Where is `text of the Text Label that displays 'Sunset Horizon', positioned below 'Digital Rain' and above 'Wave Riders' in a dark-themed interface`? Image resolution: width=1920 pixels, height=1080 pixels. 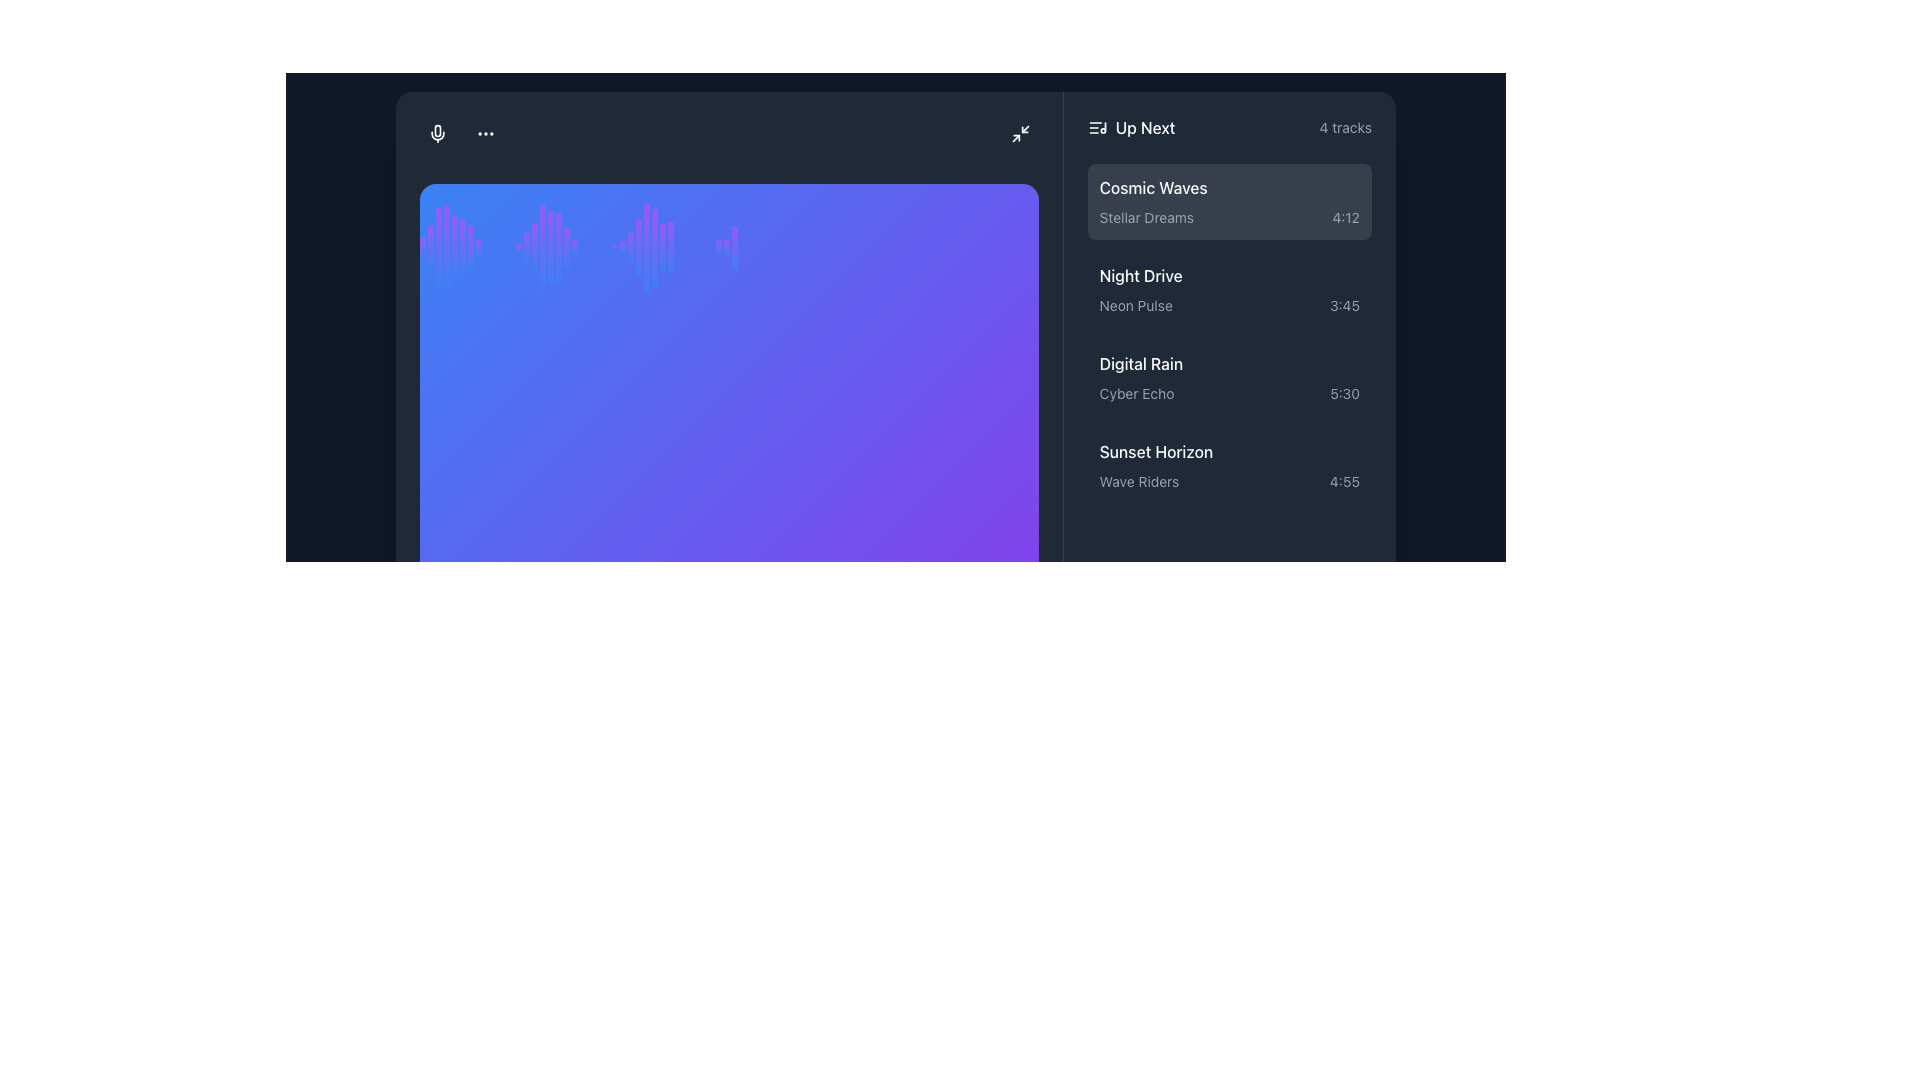
text of the Text Label that displays 'Sunset Horizon', positioned below 'Digital Rain' and above 'Wave Riders' in a dark-themed interface is located at coordinates (1156, 451).